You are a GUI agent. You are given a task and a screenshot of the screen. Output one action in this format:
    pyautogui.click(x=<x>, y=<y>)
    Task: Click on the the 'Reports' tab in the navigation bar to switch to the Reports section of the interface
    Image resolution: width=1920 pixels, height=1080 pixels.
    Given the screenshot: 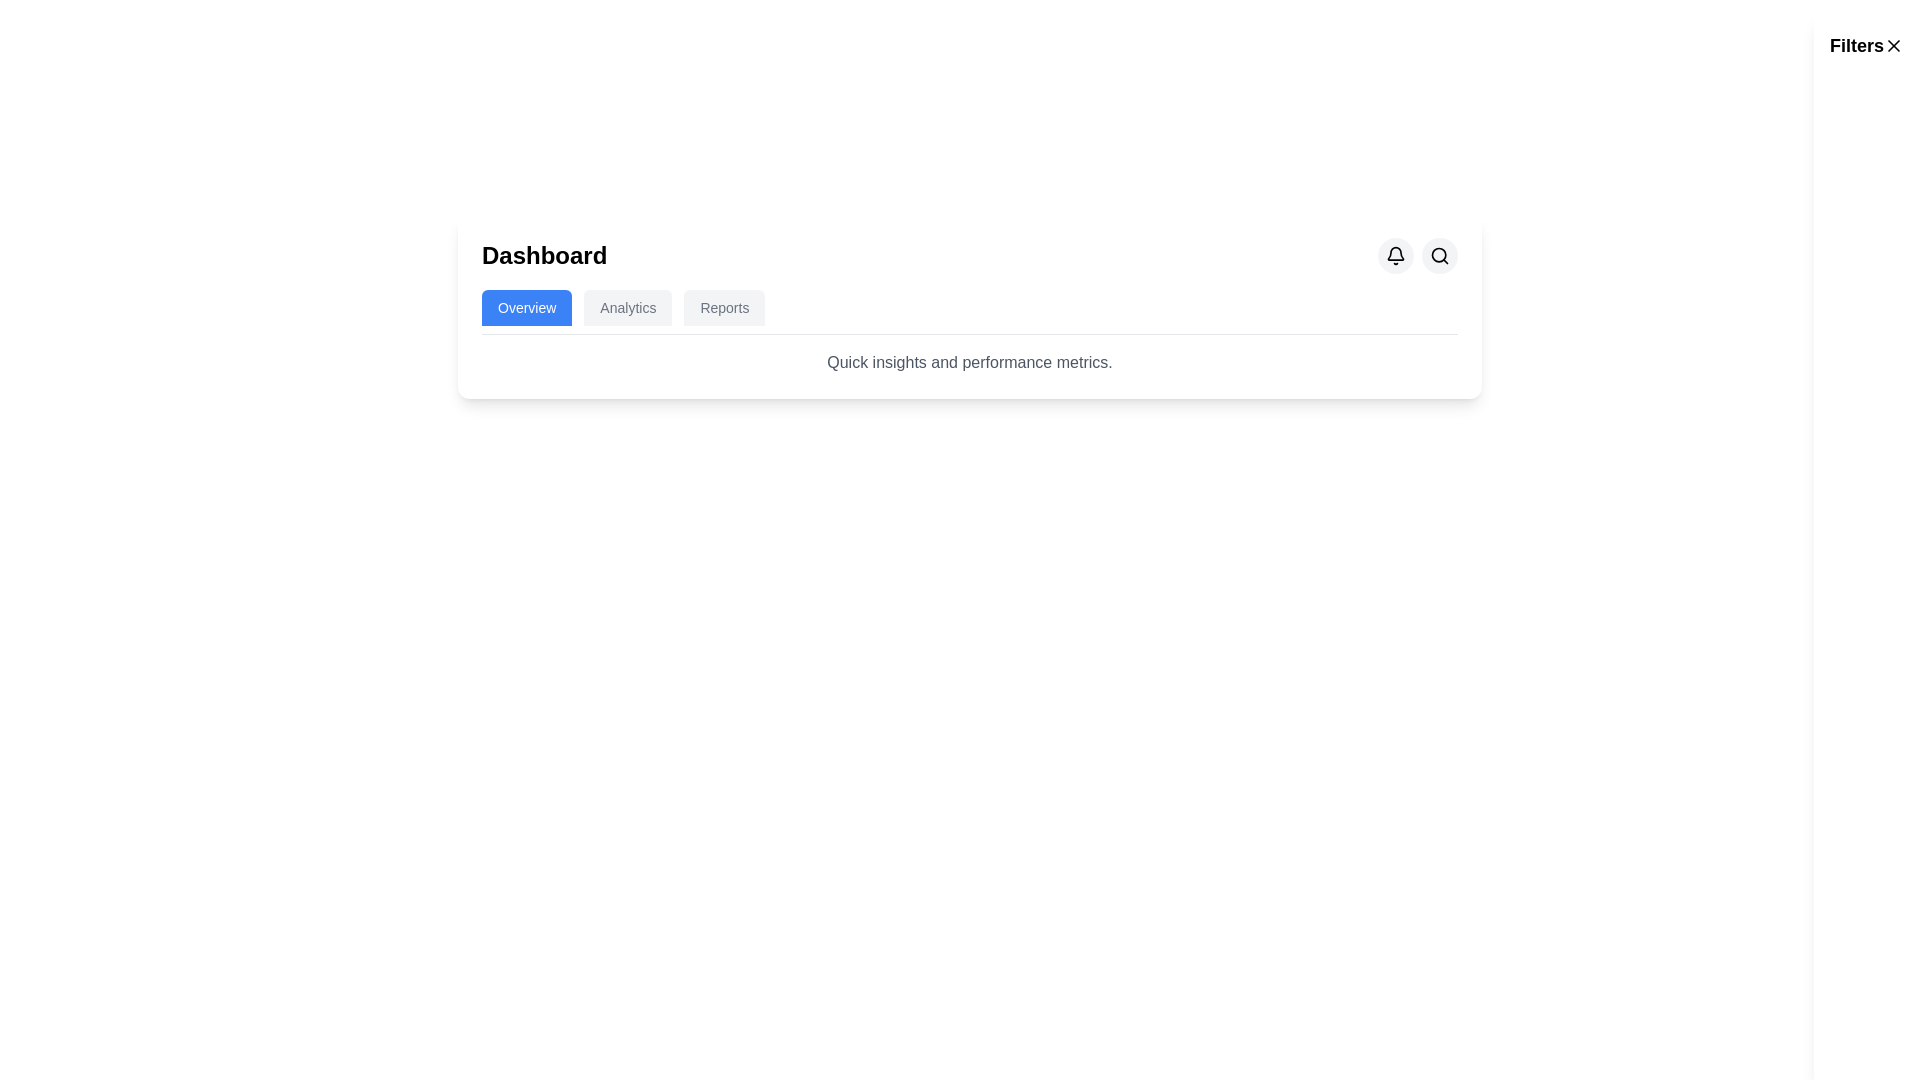 What is the action you would take?
    pyautogui.click(x=723, y=308)
    